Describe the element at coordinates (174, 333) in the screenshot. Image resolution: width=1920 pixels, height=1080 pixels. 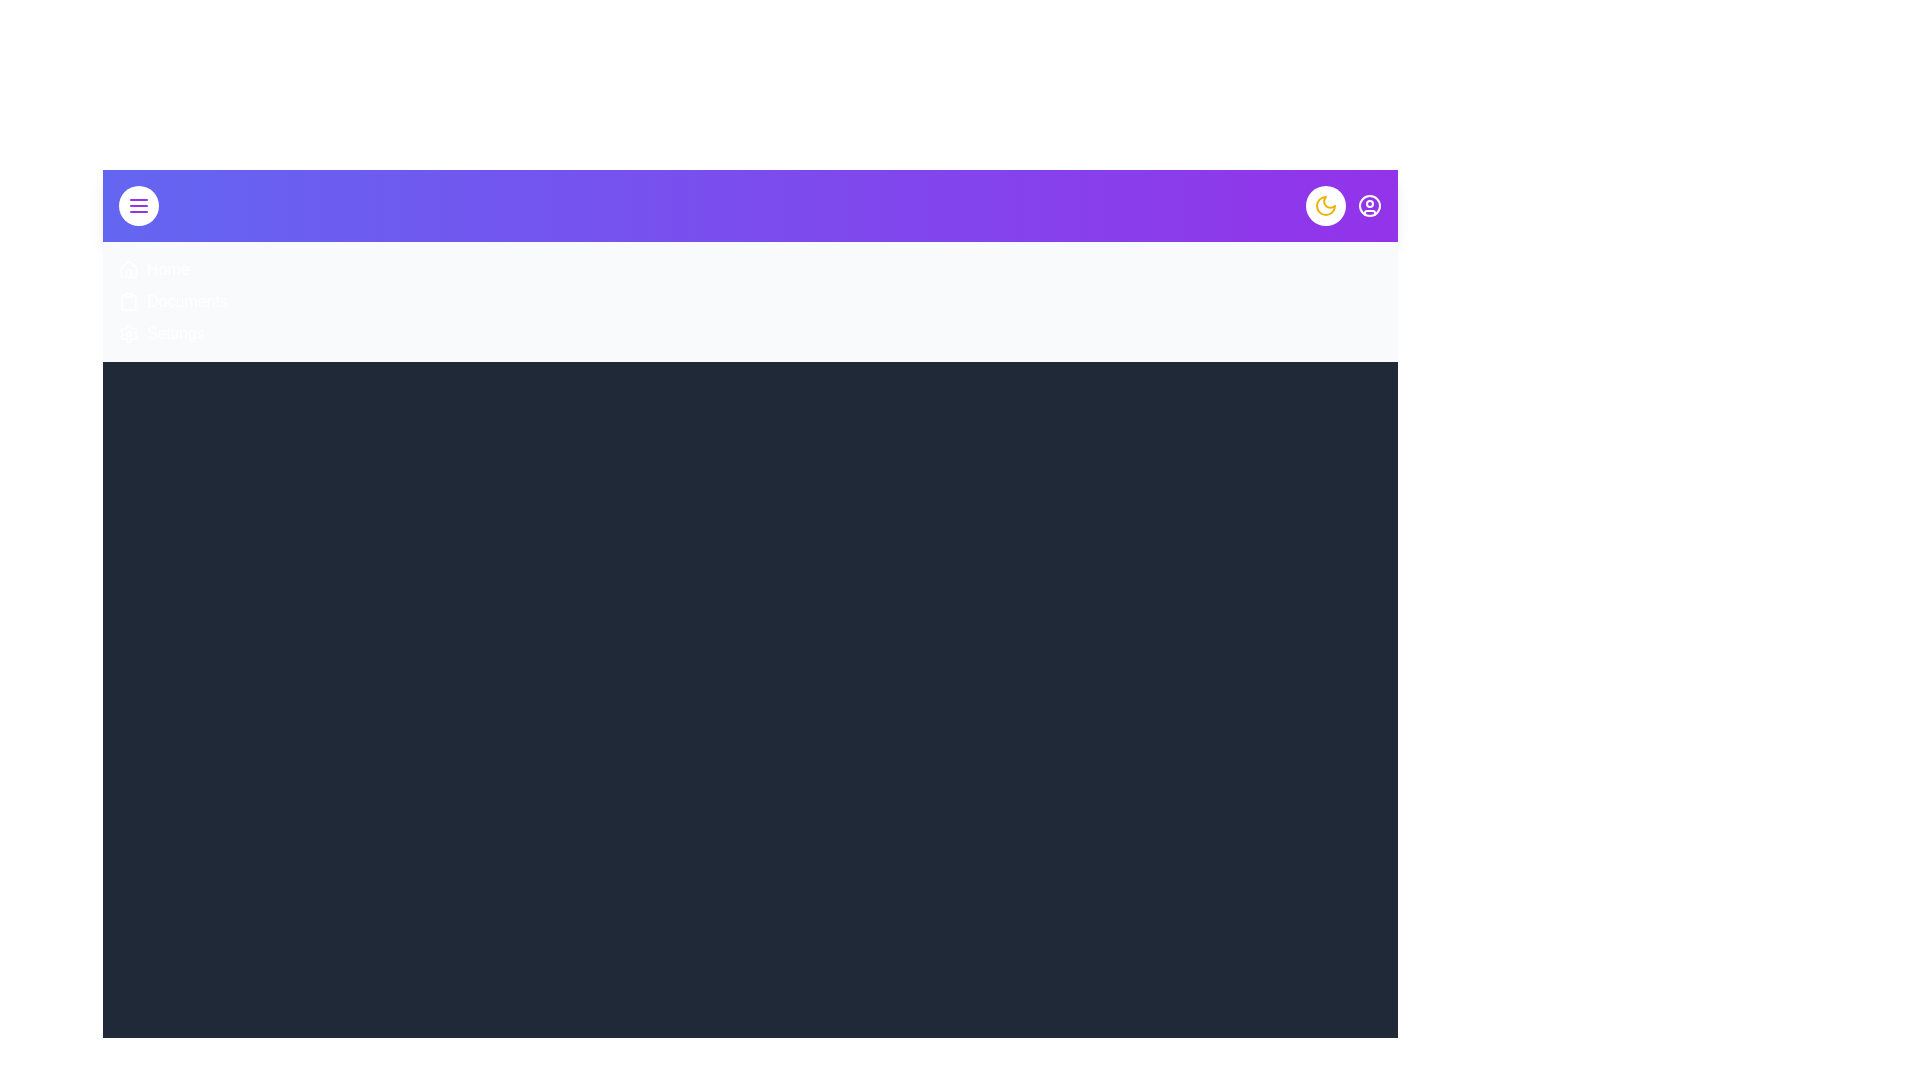
I see `the menu item Settings` at that location.